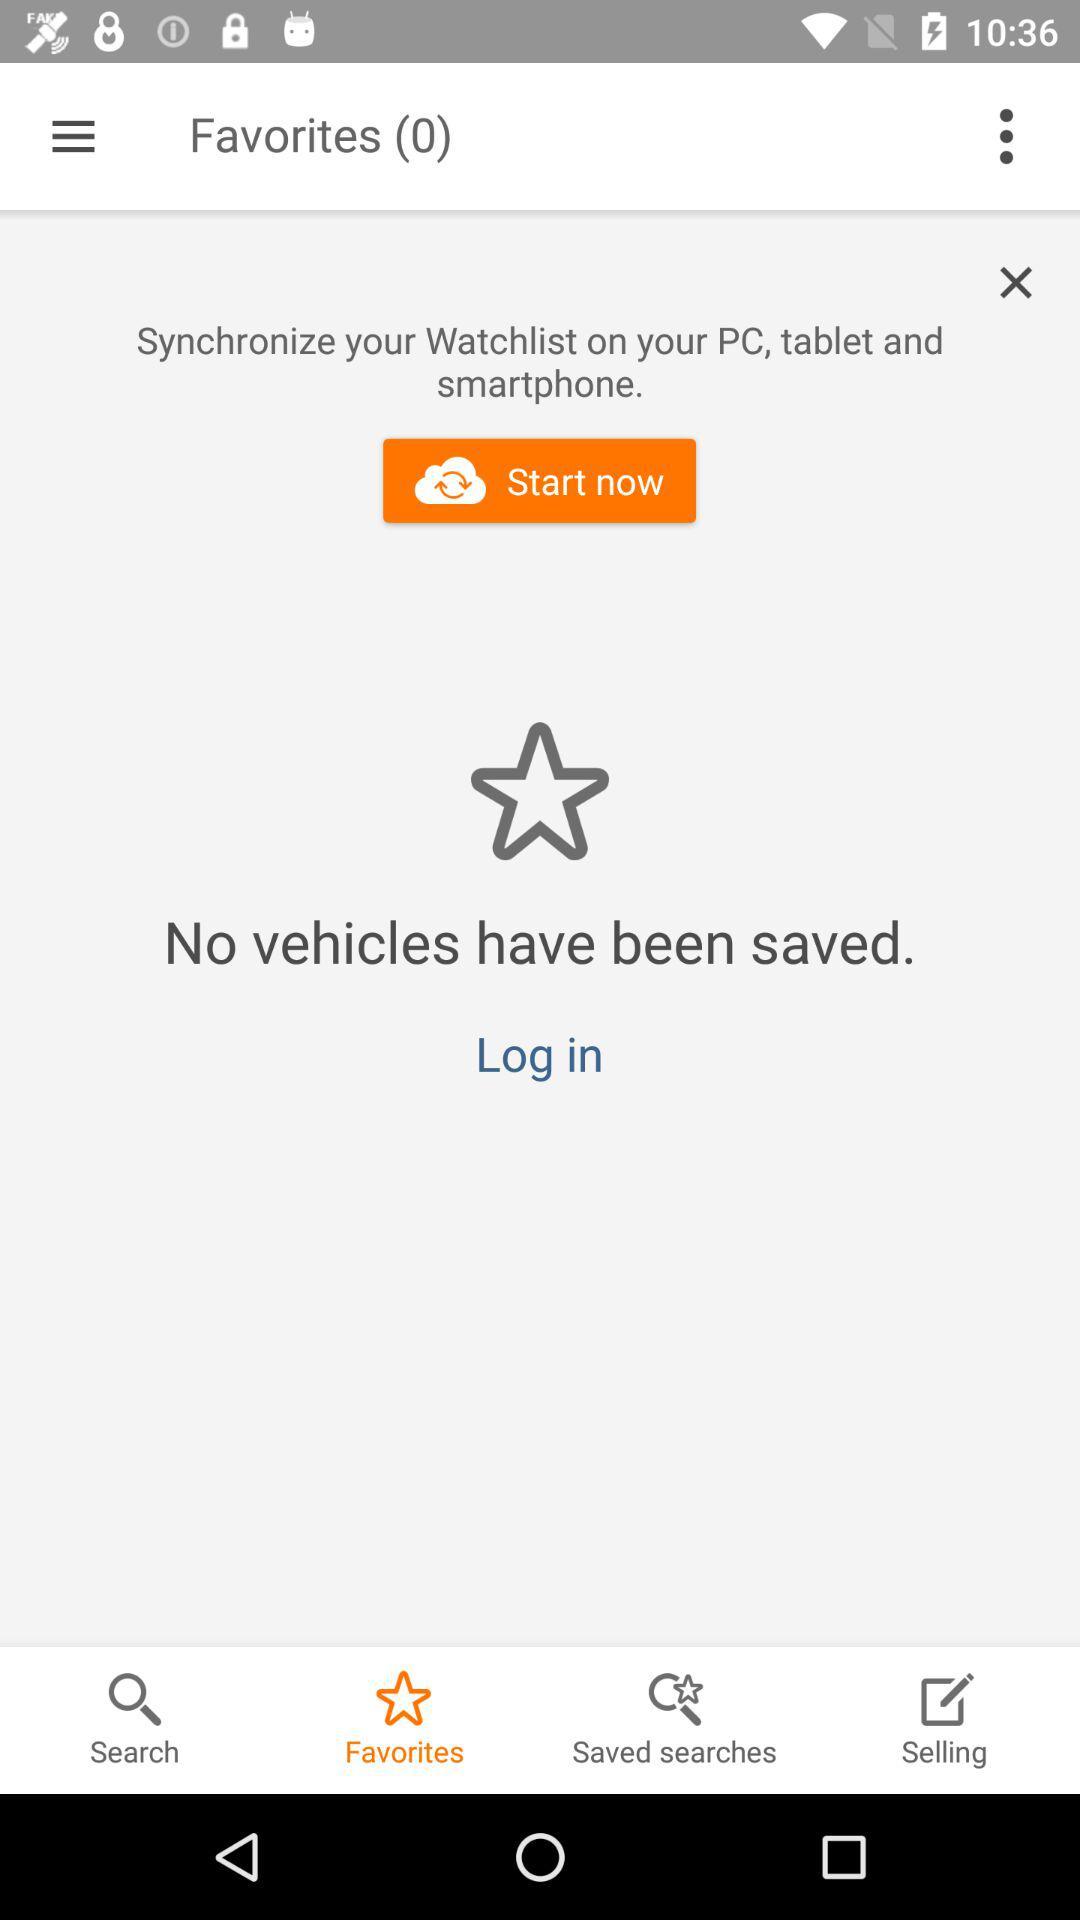 This screenshot has width=1080, height=1920. Describe the element at coordinates (538, 480) in the screenshot. I see `the start now icon` at that location.